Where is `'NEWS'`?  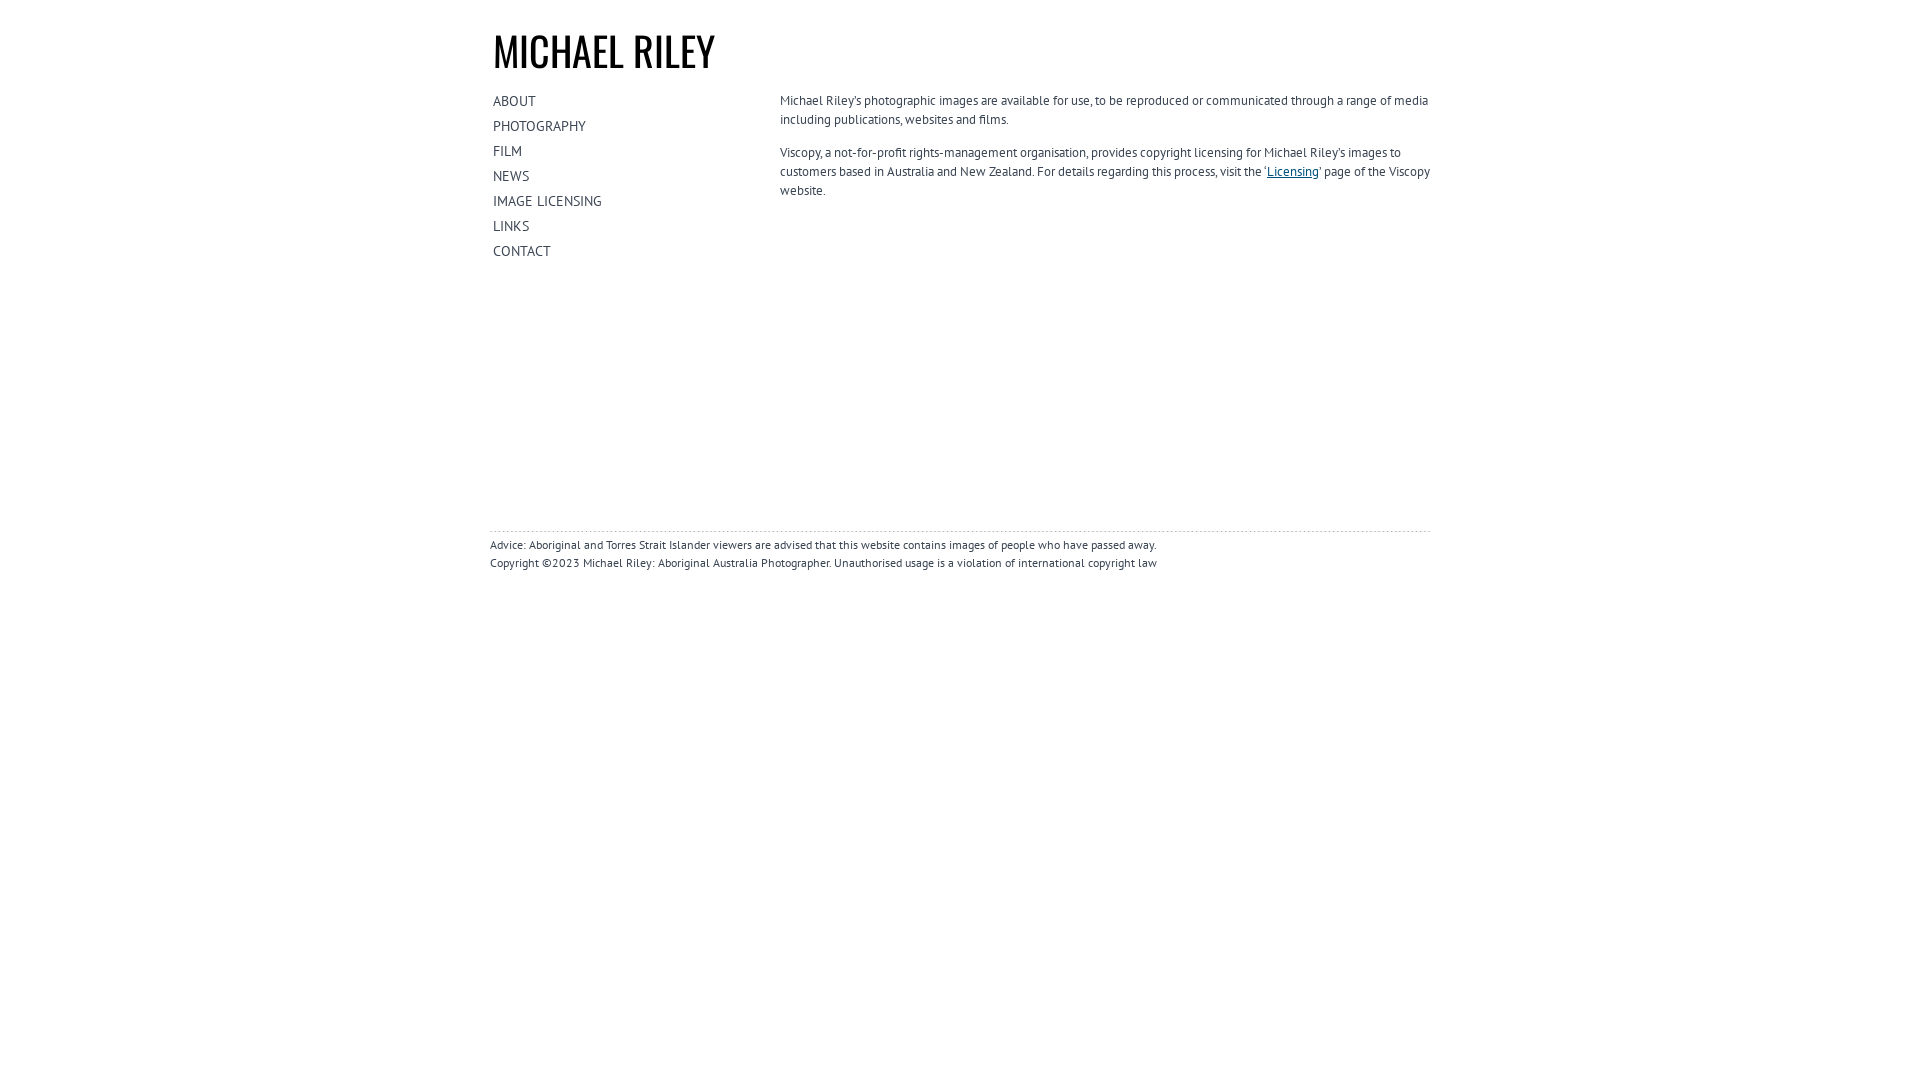 'NEWS' is located at coordinates (493, 175).